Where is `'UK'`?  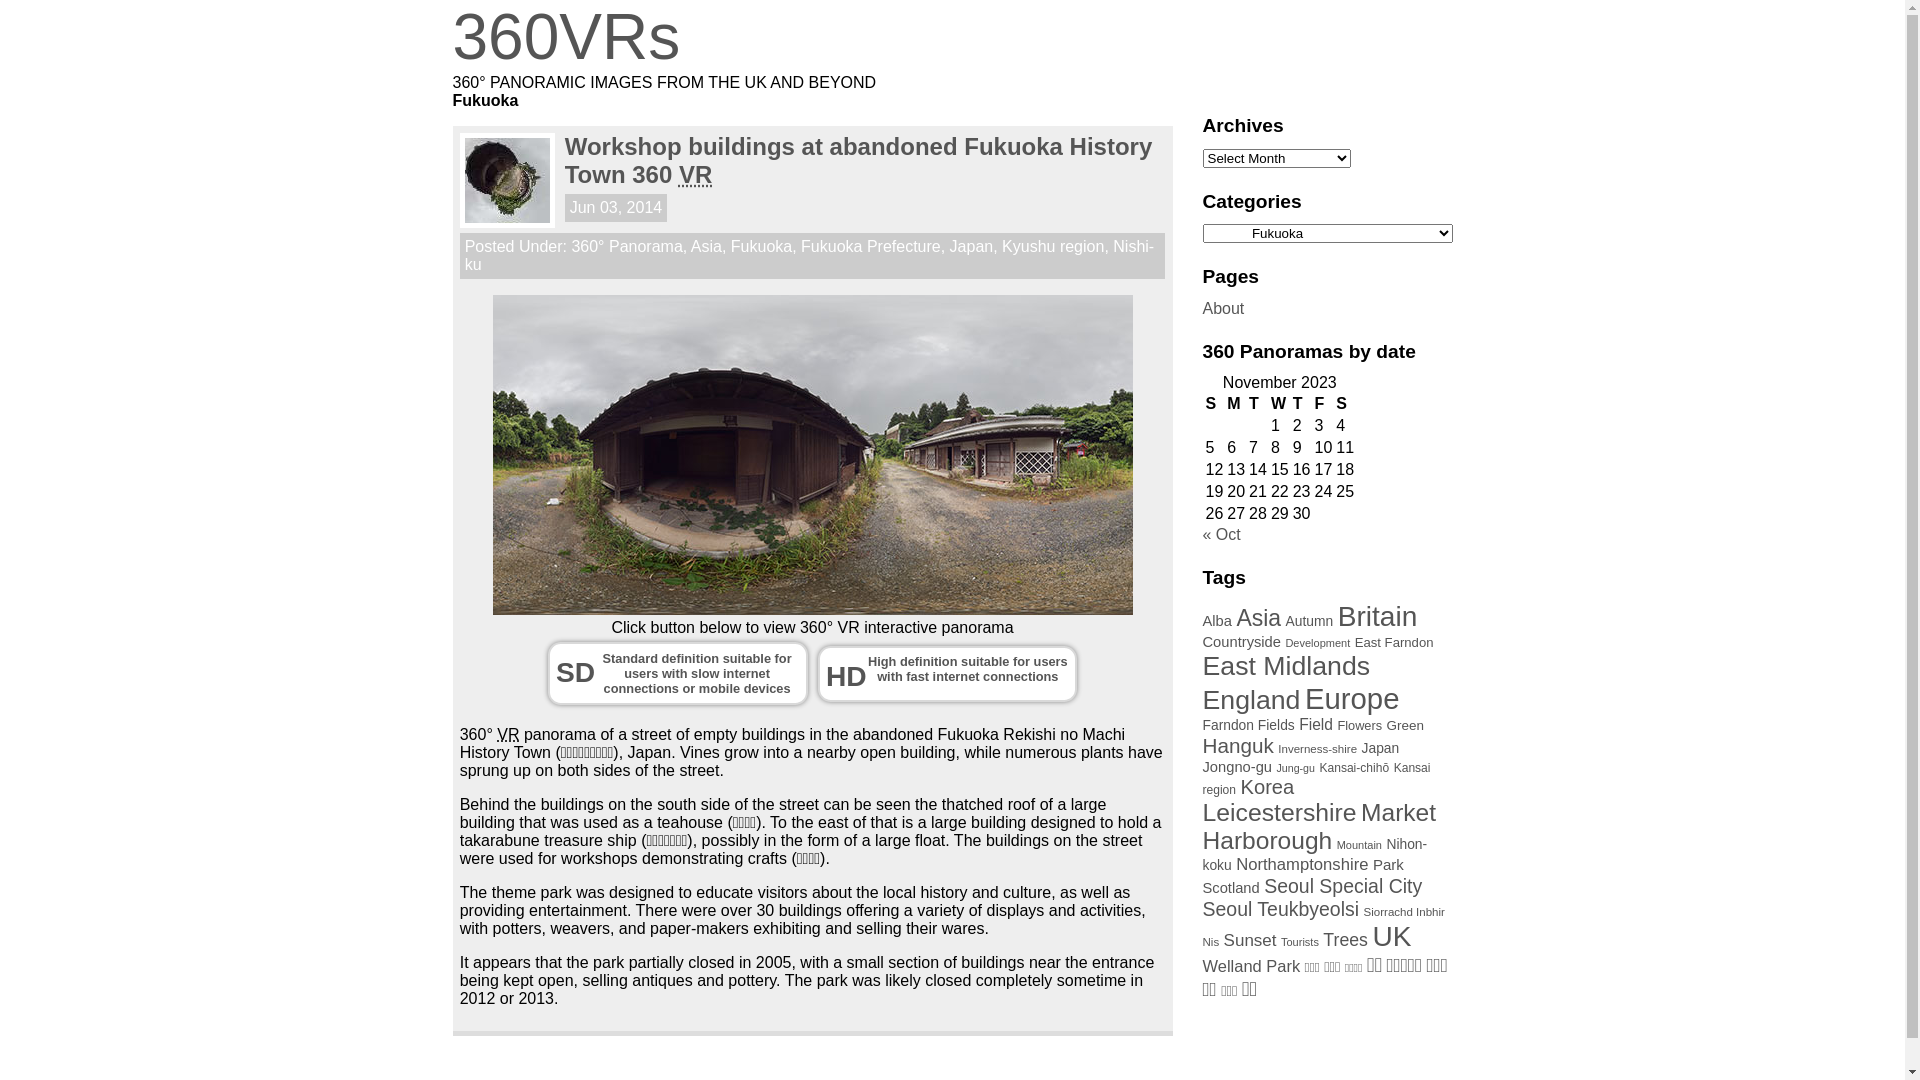
'UK' is located at coordinates (1371, 936).